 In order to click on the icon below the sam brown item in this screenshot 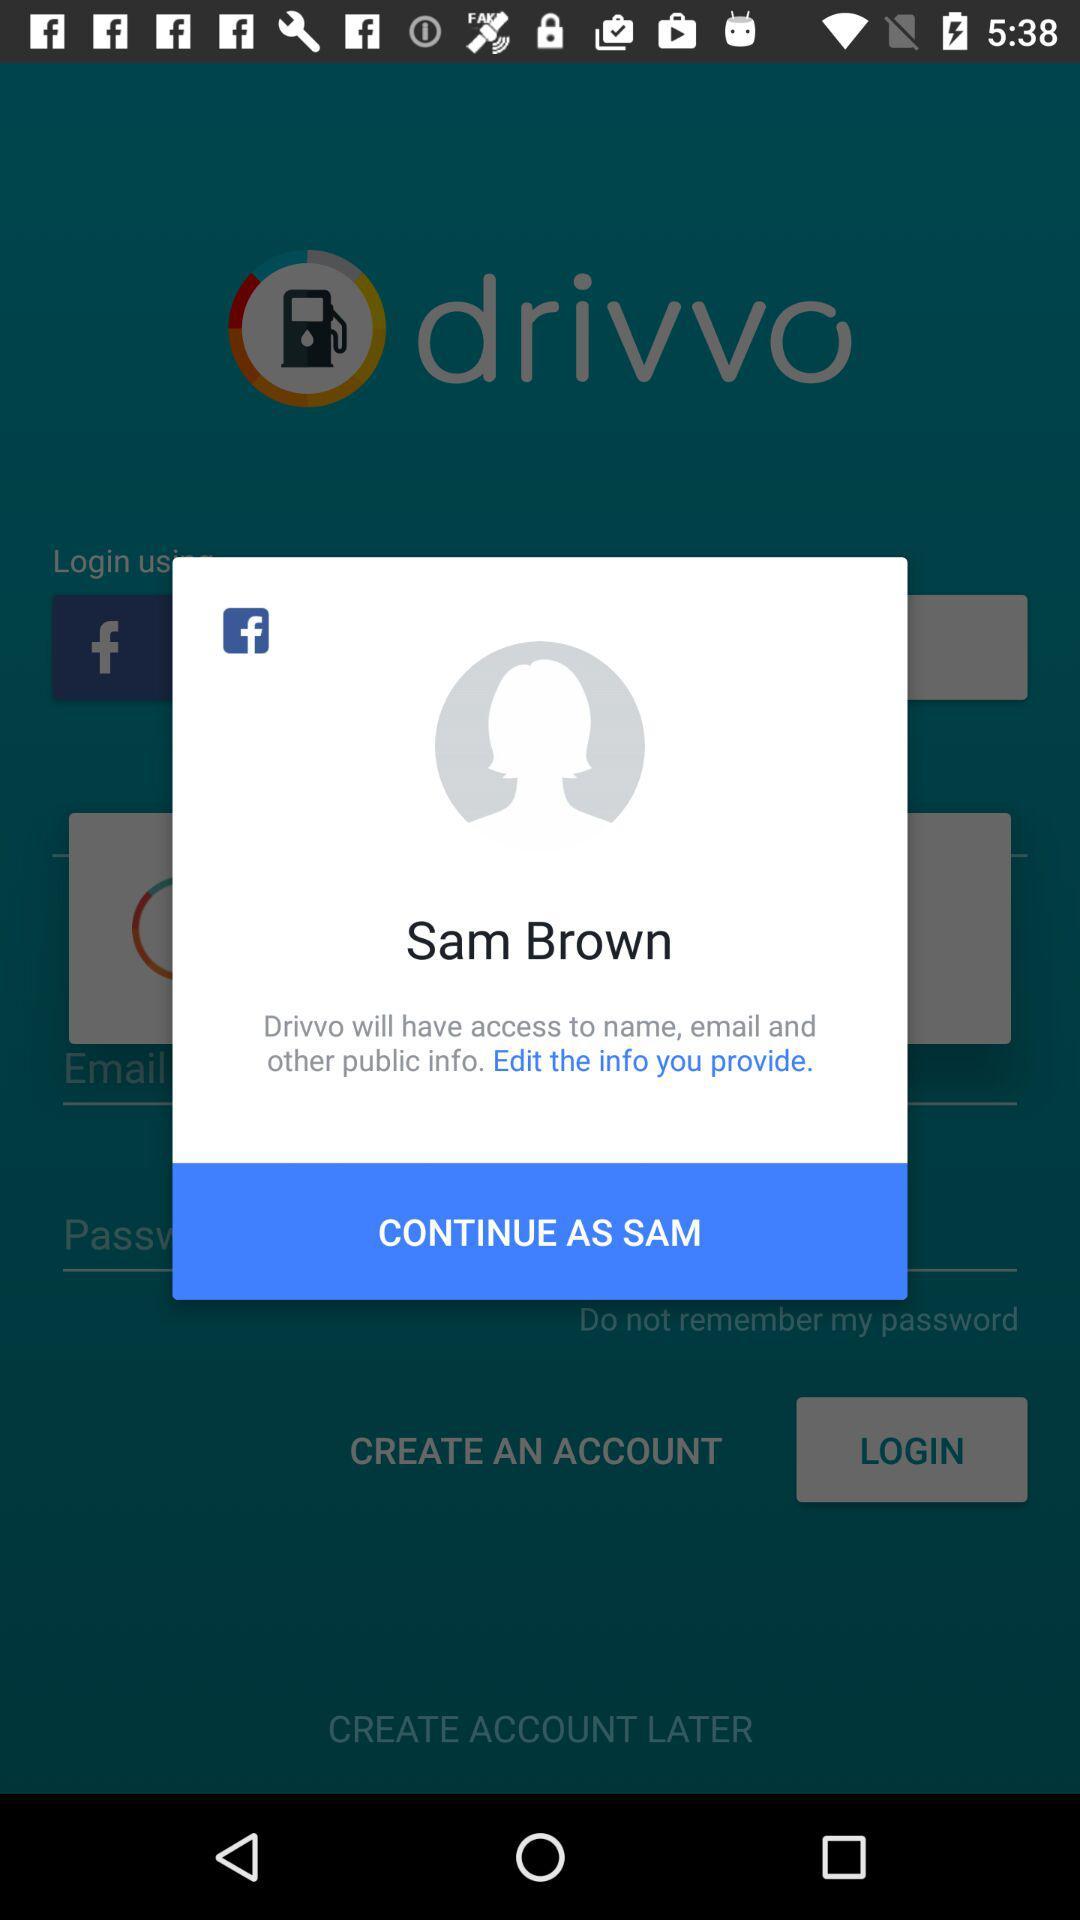, I will do `click(540, 1041)`.